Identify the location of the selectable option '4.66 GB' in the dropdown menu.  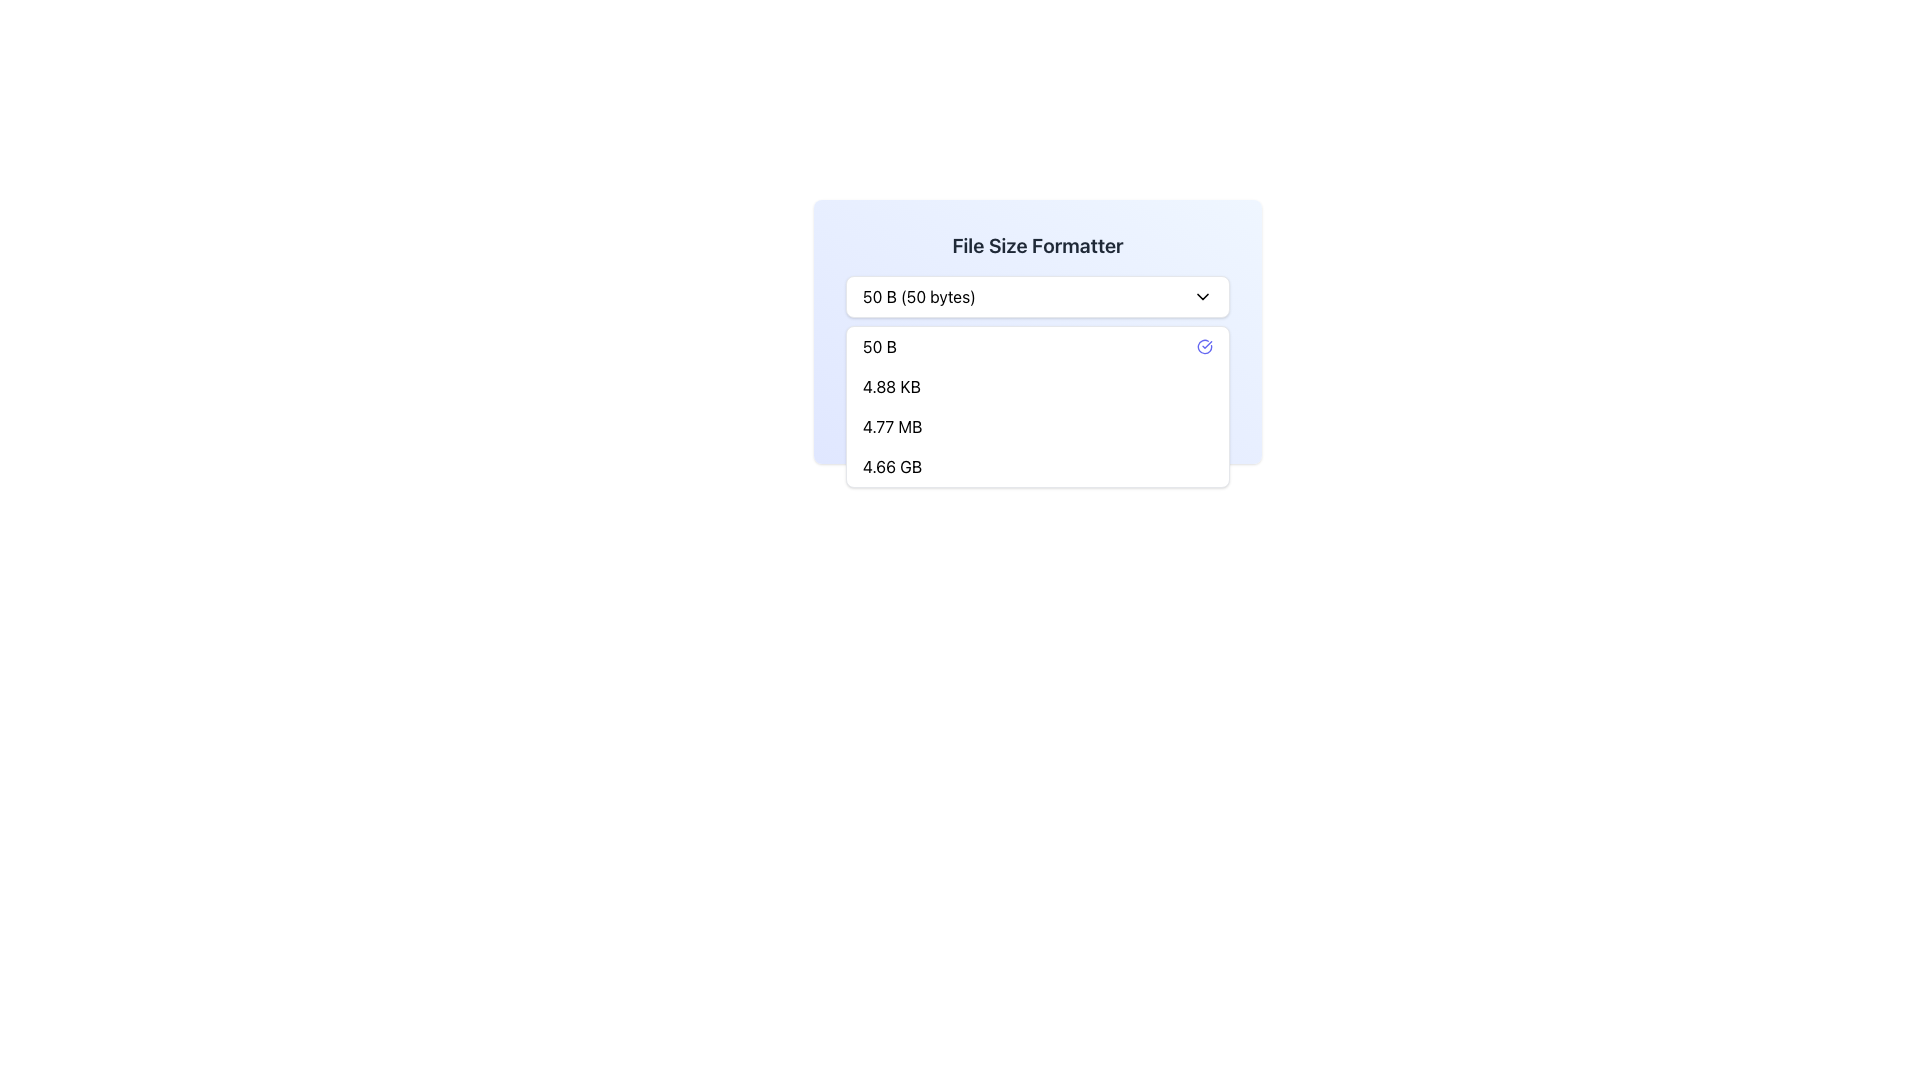
(891, 466).